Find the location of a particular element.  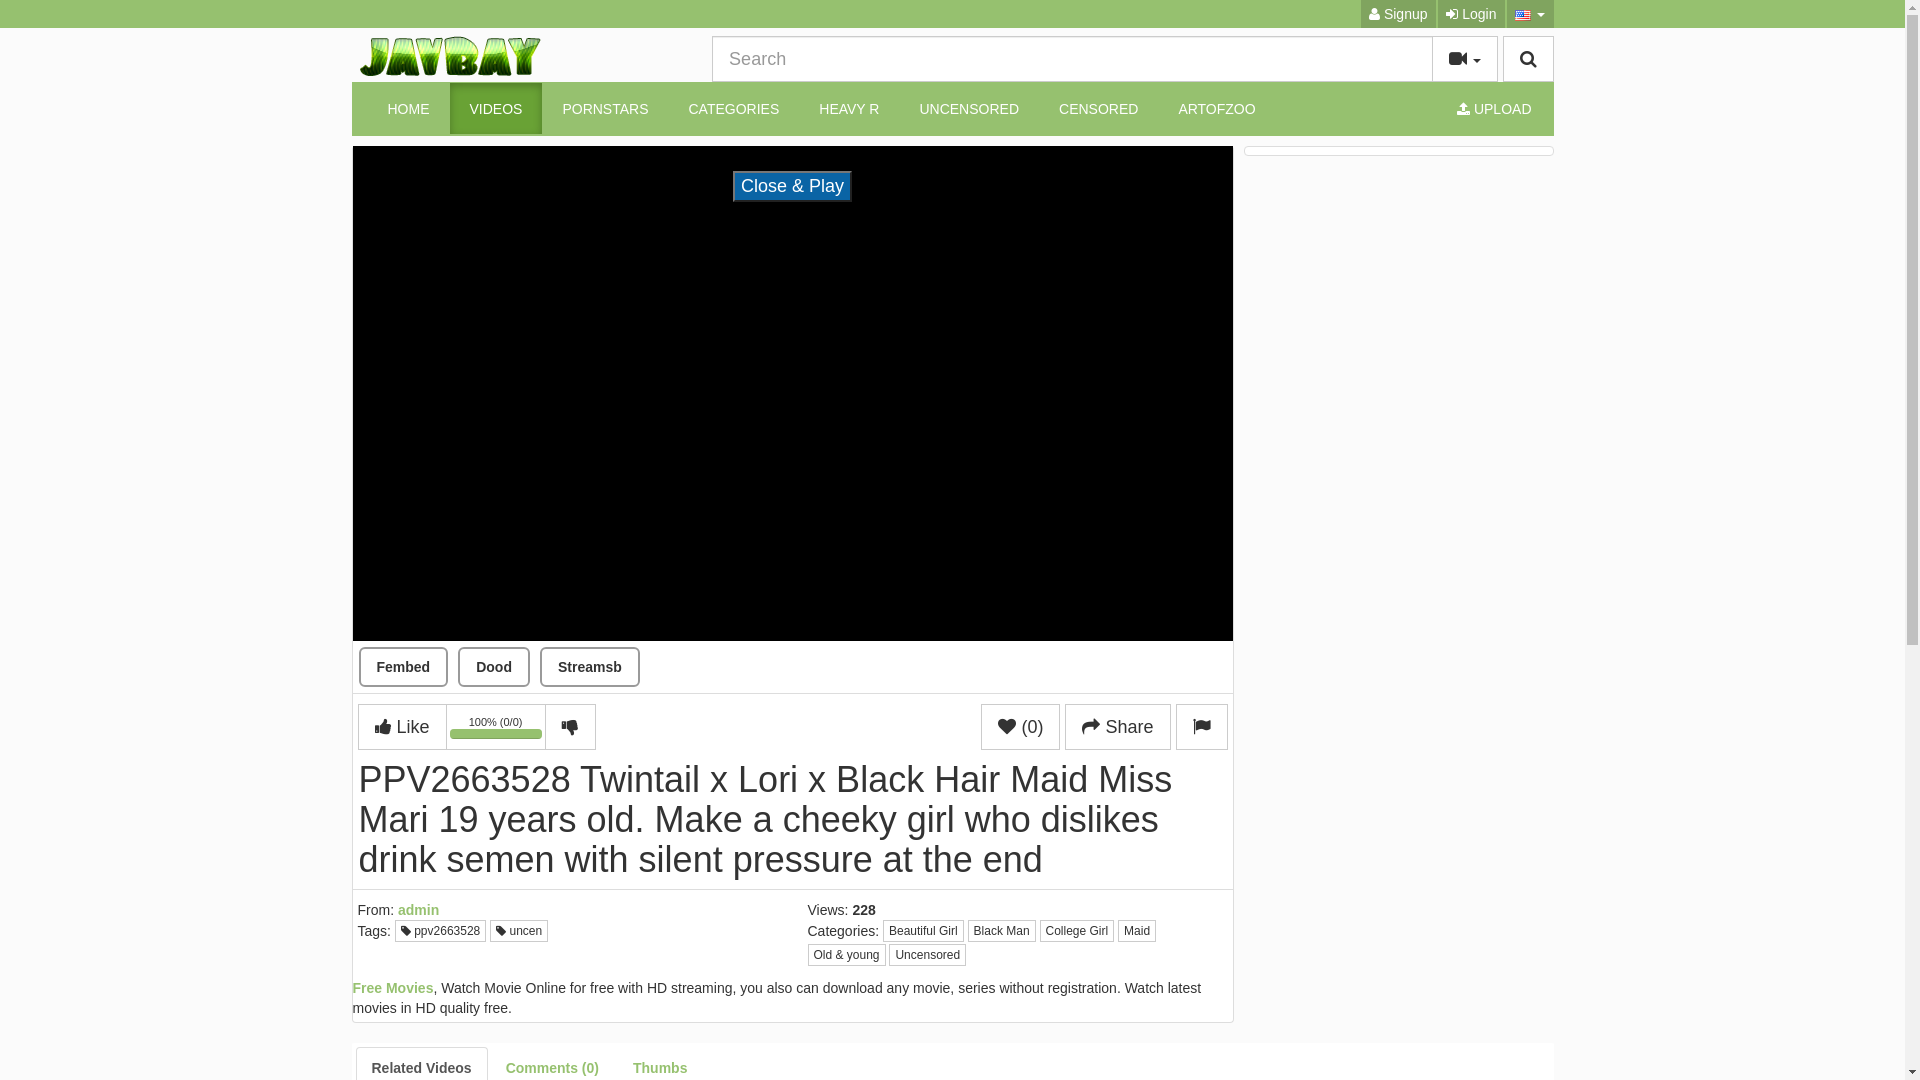

'ARTOFZOO' is located at coordinates (1215, 108).